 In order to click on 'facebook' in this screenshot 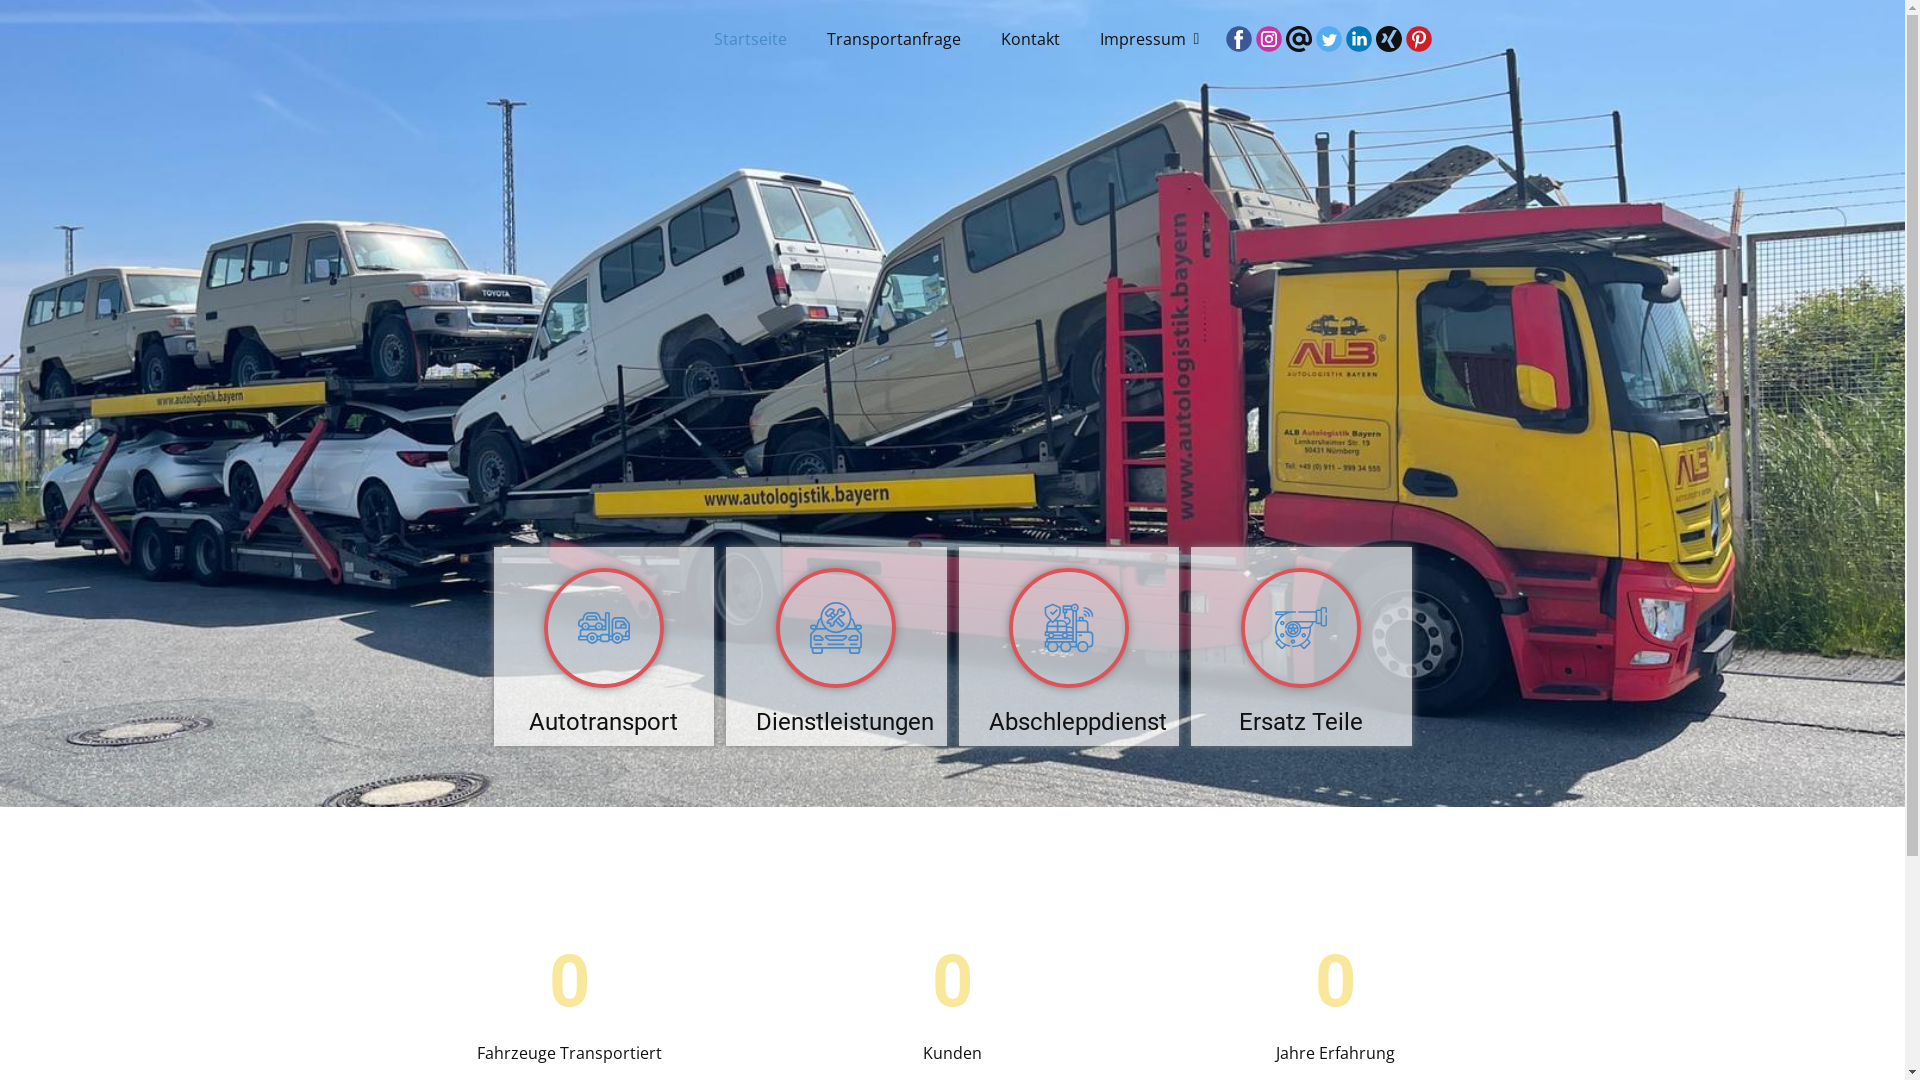, I will do `click(1237, 38)`.